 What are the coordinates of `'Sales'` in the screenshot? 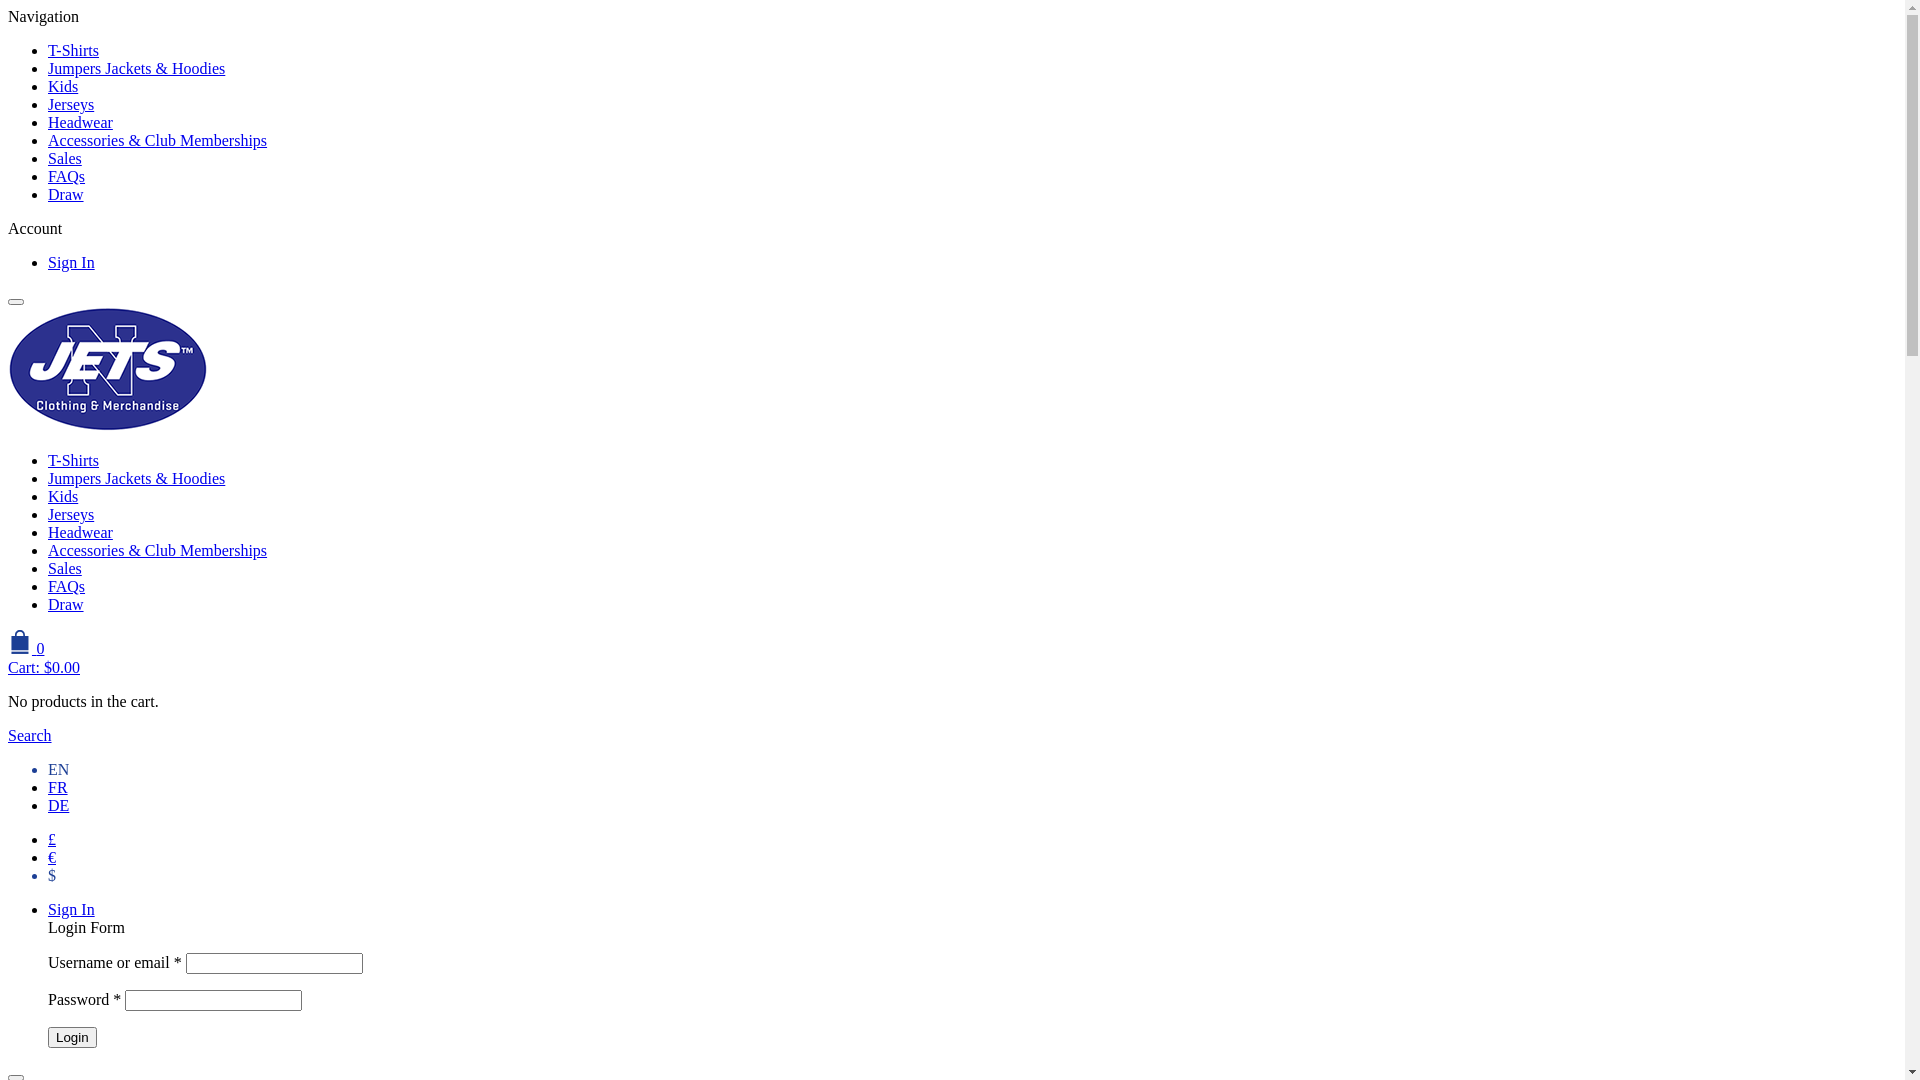 It's located at (65, 157).